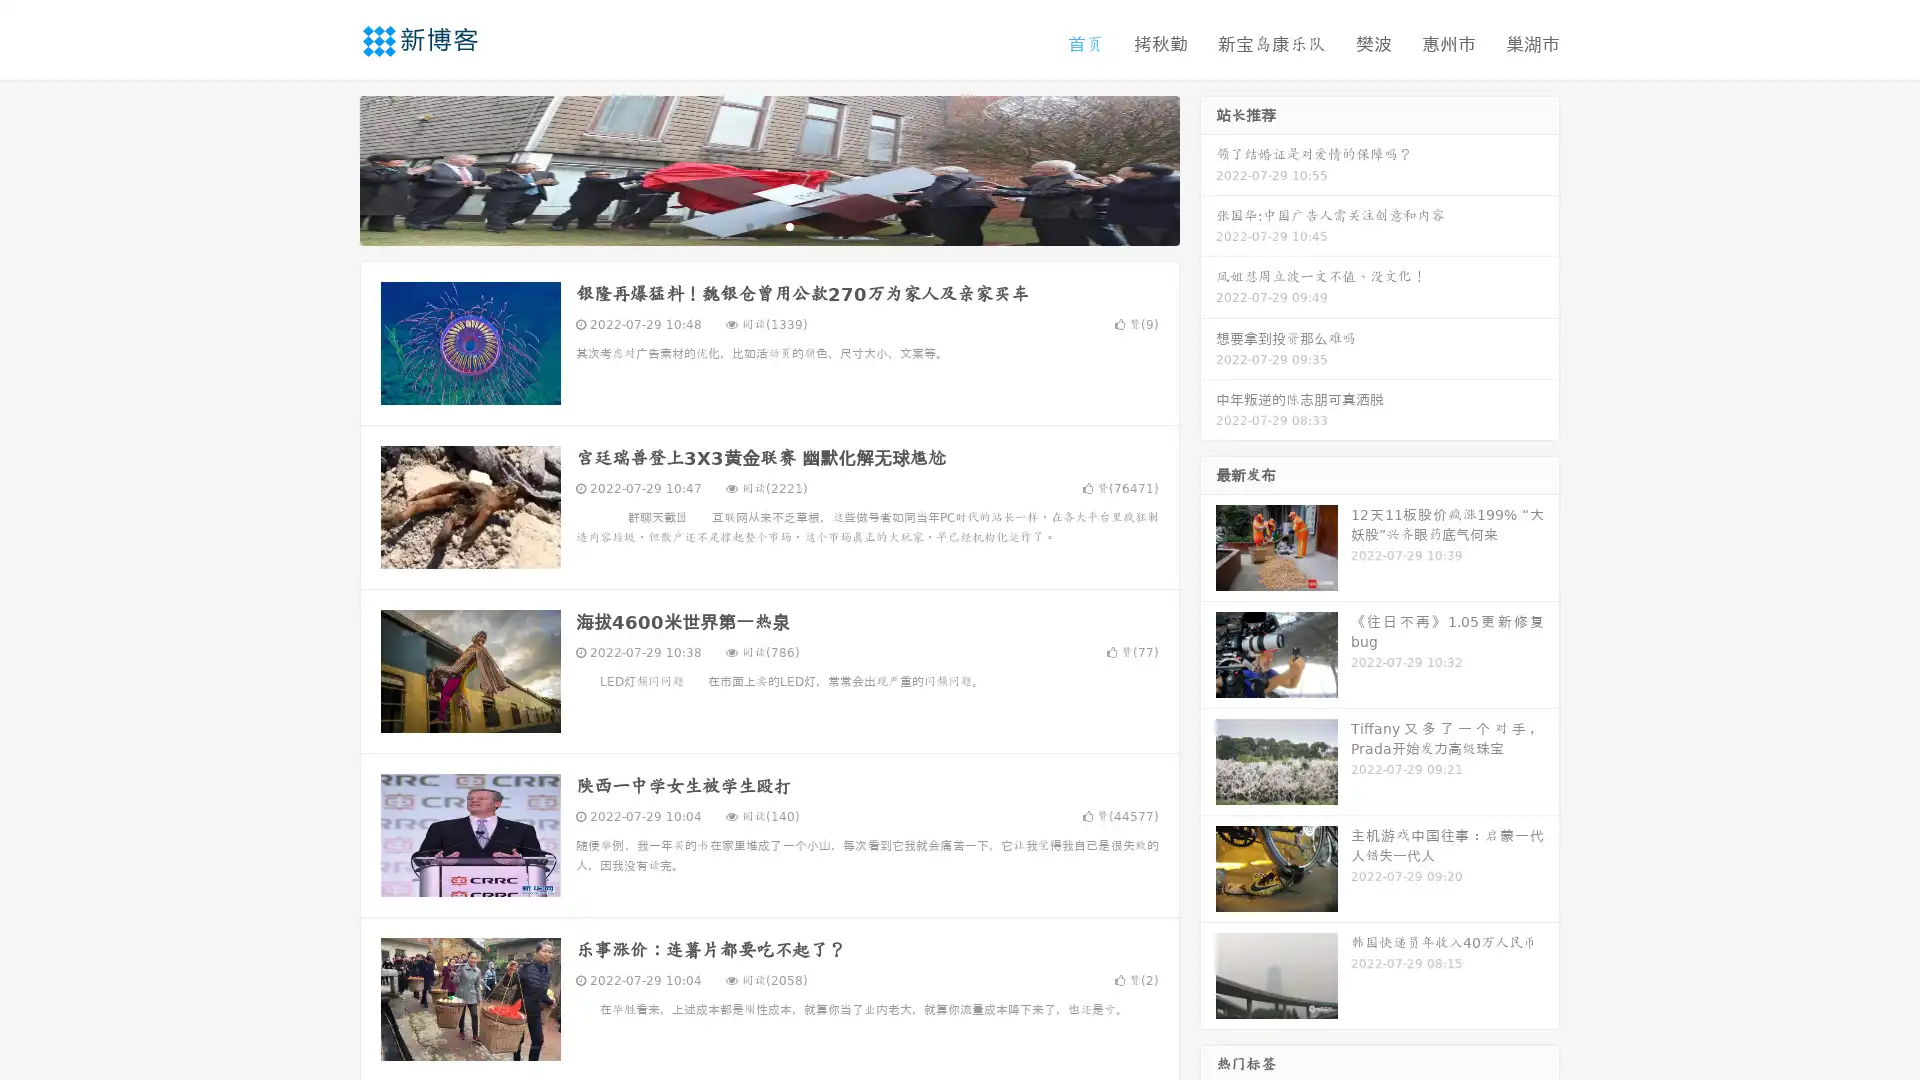  I want to click on Previous slide, so click(330, 168).